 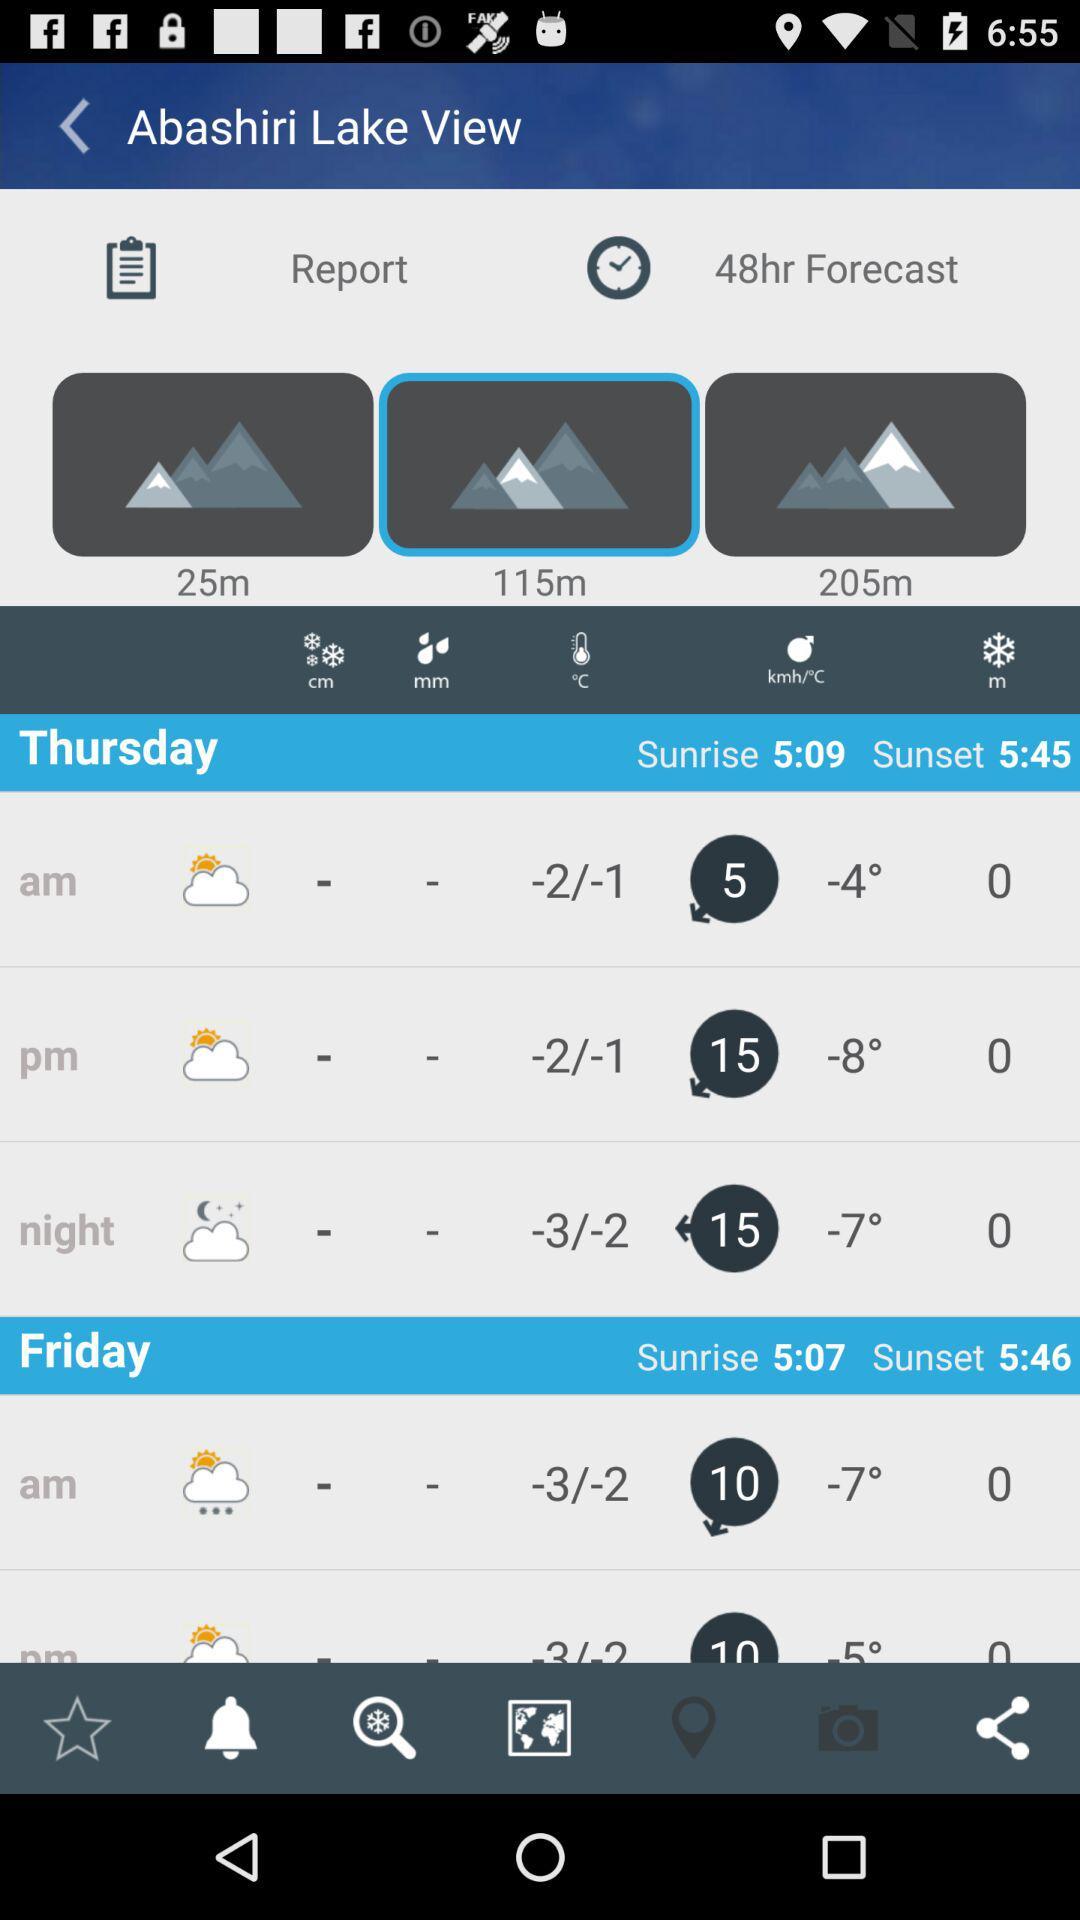 What do you see at coordinates (296, 266) in the screenshot?
I see `button to the left of the 48hr forecast` at bounding box center [296, 266].